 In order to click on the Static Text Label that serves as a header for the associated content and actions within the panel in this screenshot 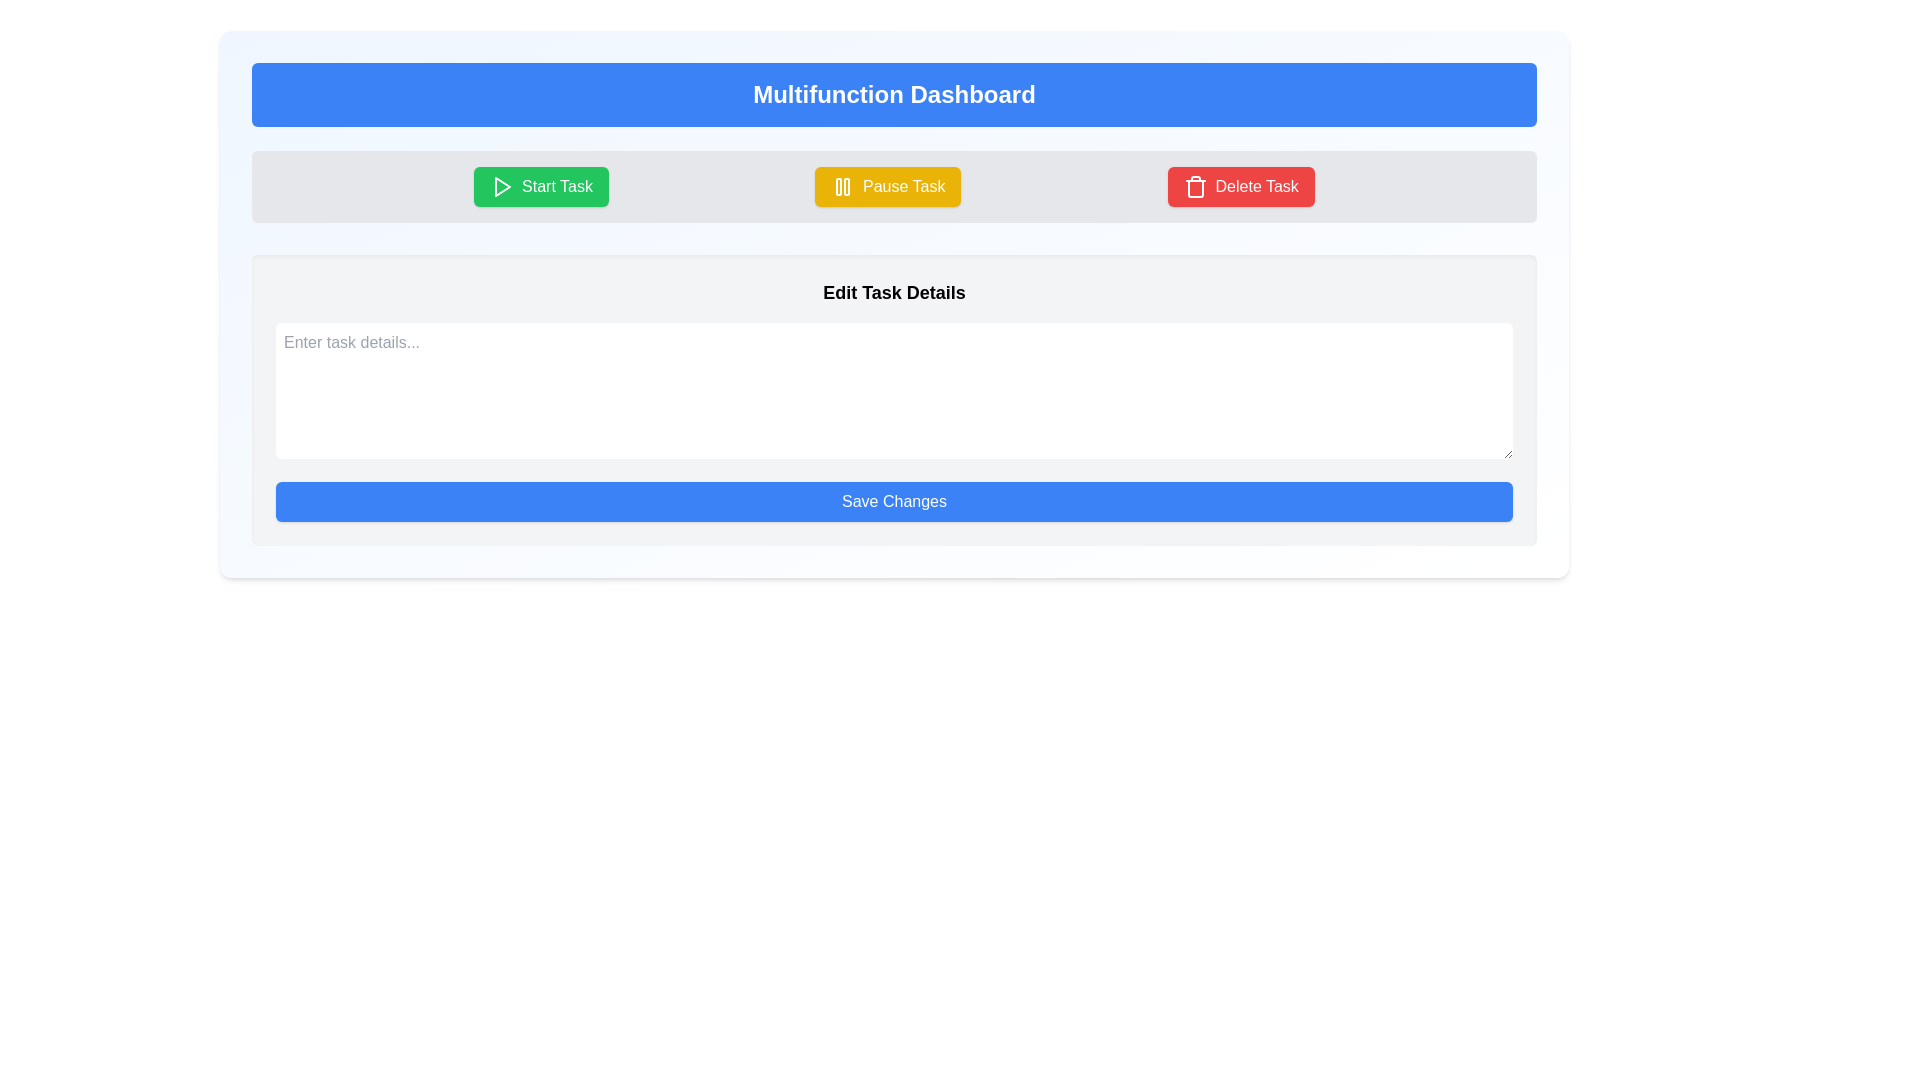, I will do `click(893, 293)`.